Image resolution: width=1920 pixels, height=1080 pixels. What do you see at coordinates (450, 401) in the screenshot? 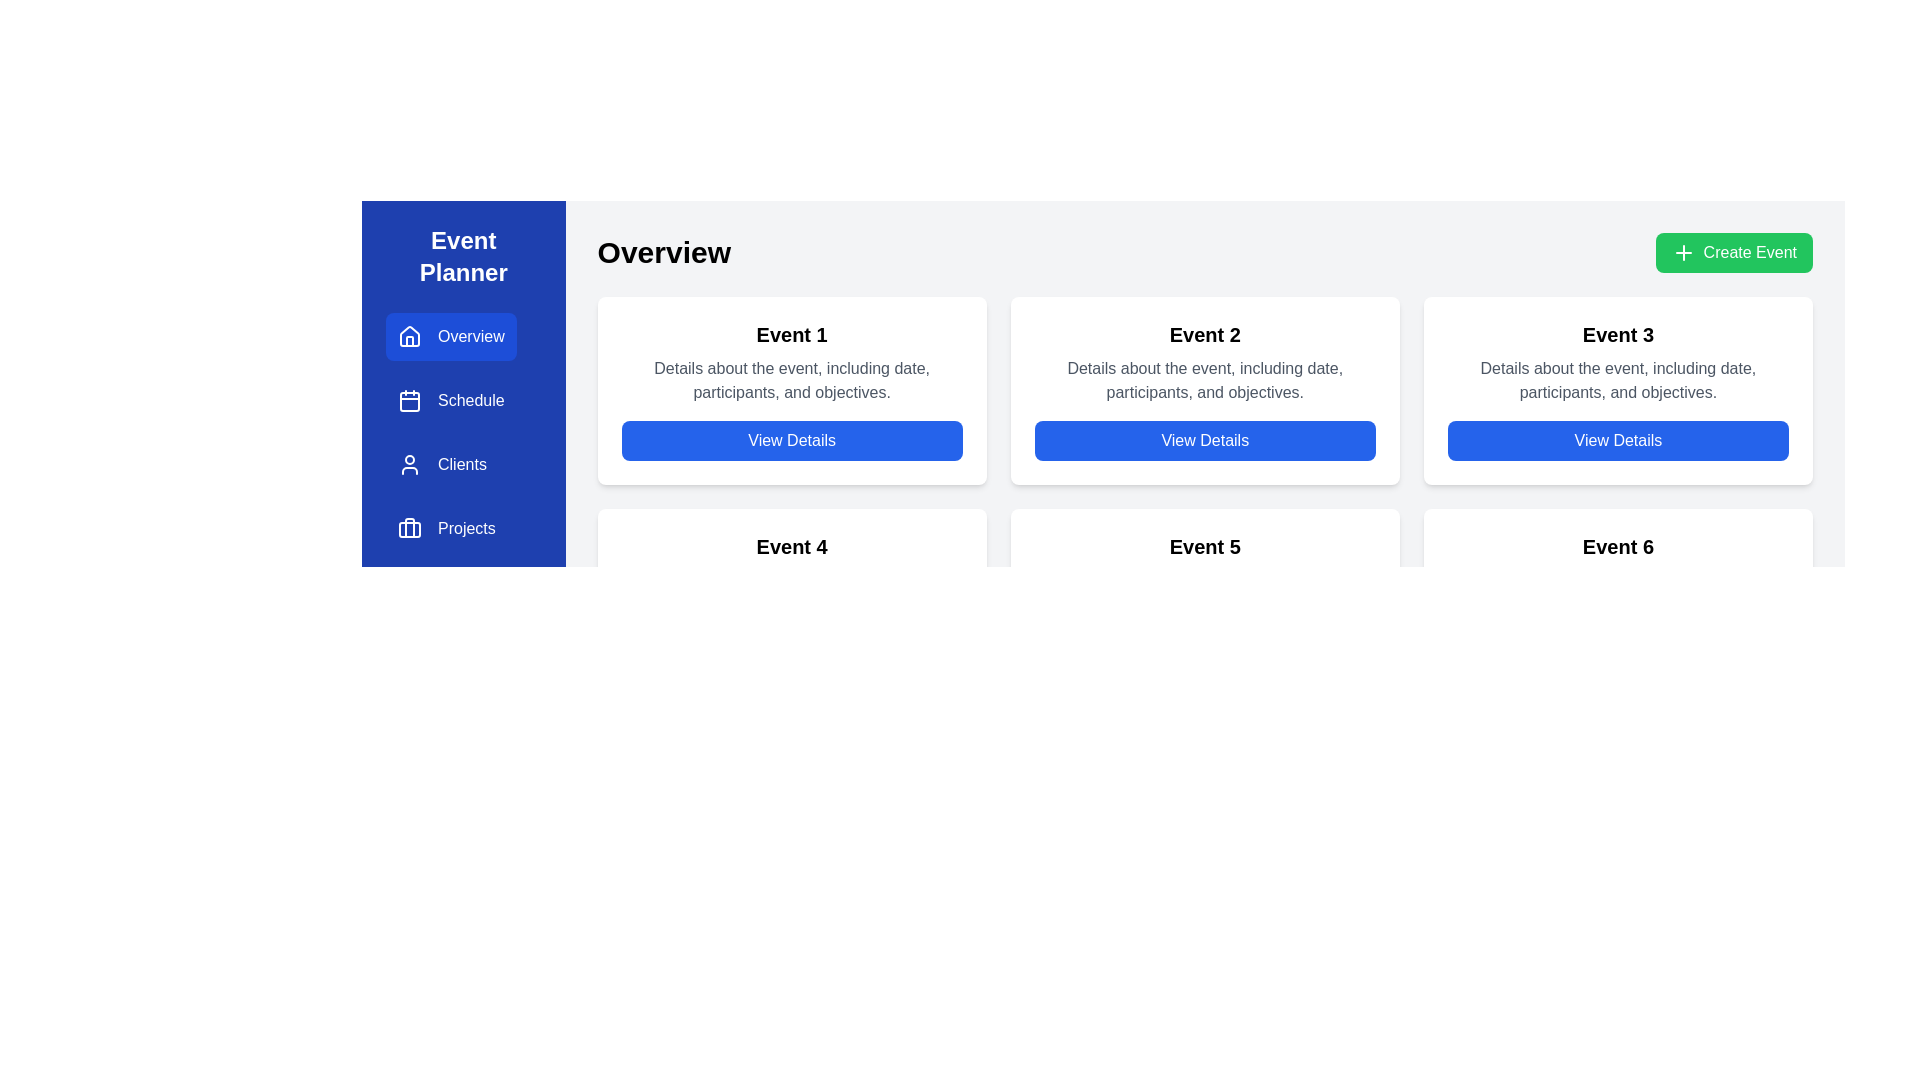
I see `the blue 'Schedule' button with a calendar icon located in the vertical navigation menu, positioned directly below the 'Overview' button` at bounding box center [450, 401].